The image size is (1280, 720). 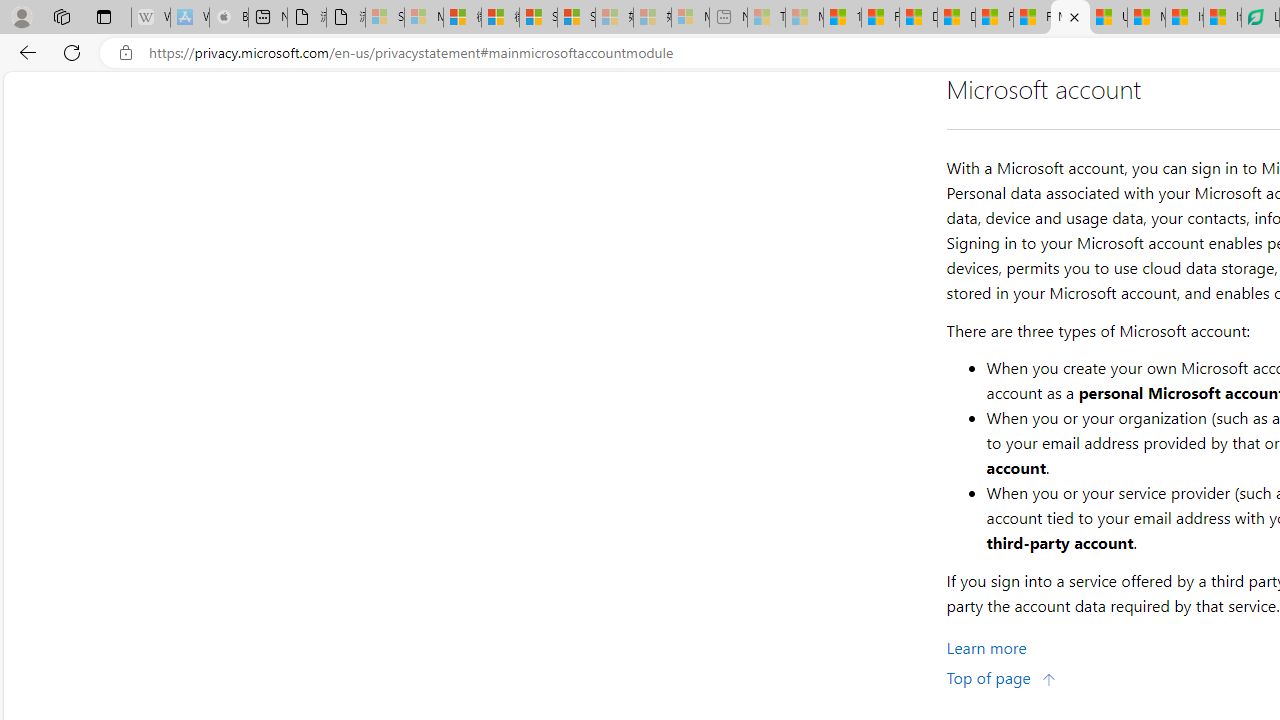 What do you see at coordinates (229, 17) in the screenshot?
I see `'Buy iPad - Apple - Sleeping'` at bounding box center [229, 17].